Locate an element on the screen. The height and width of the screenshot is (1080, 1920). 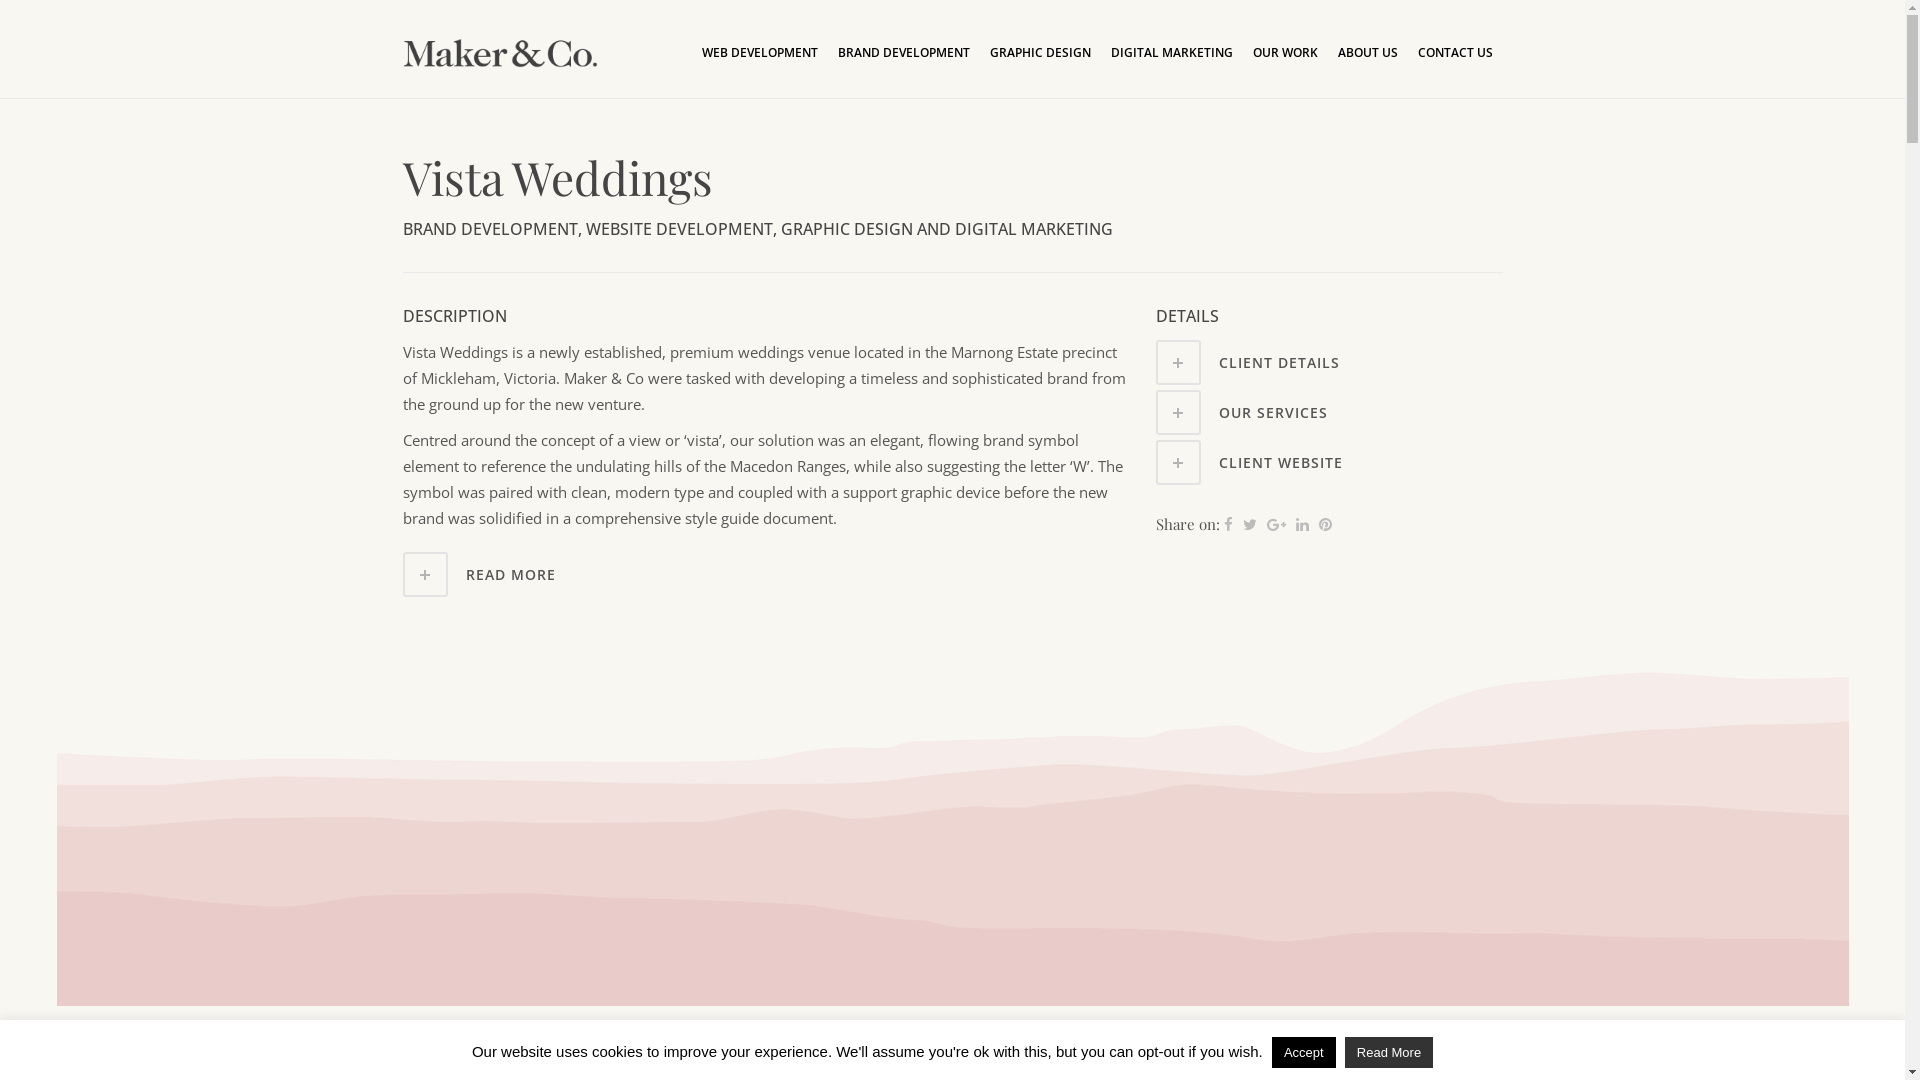
'GRAPHIC DESIGN' is located at coordinates (1040, 52).